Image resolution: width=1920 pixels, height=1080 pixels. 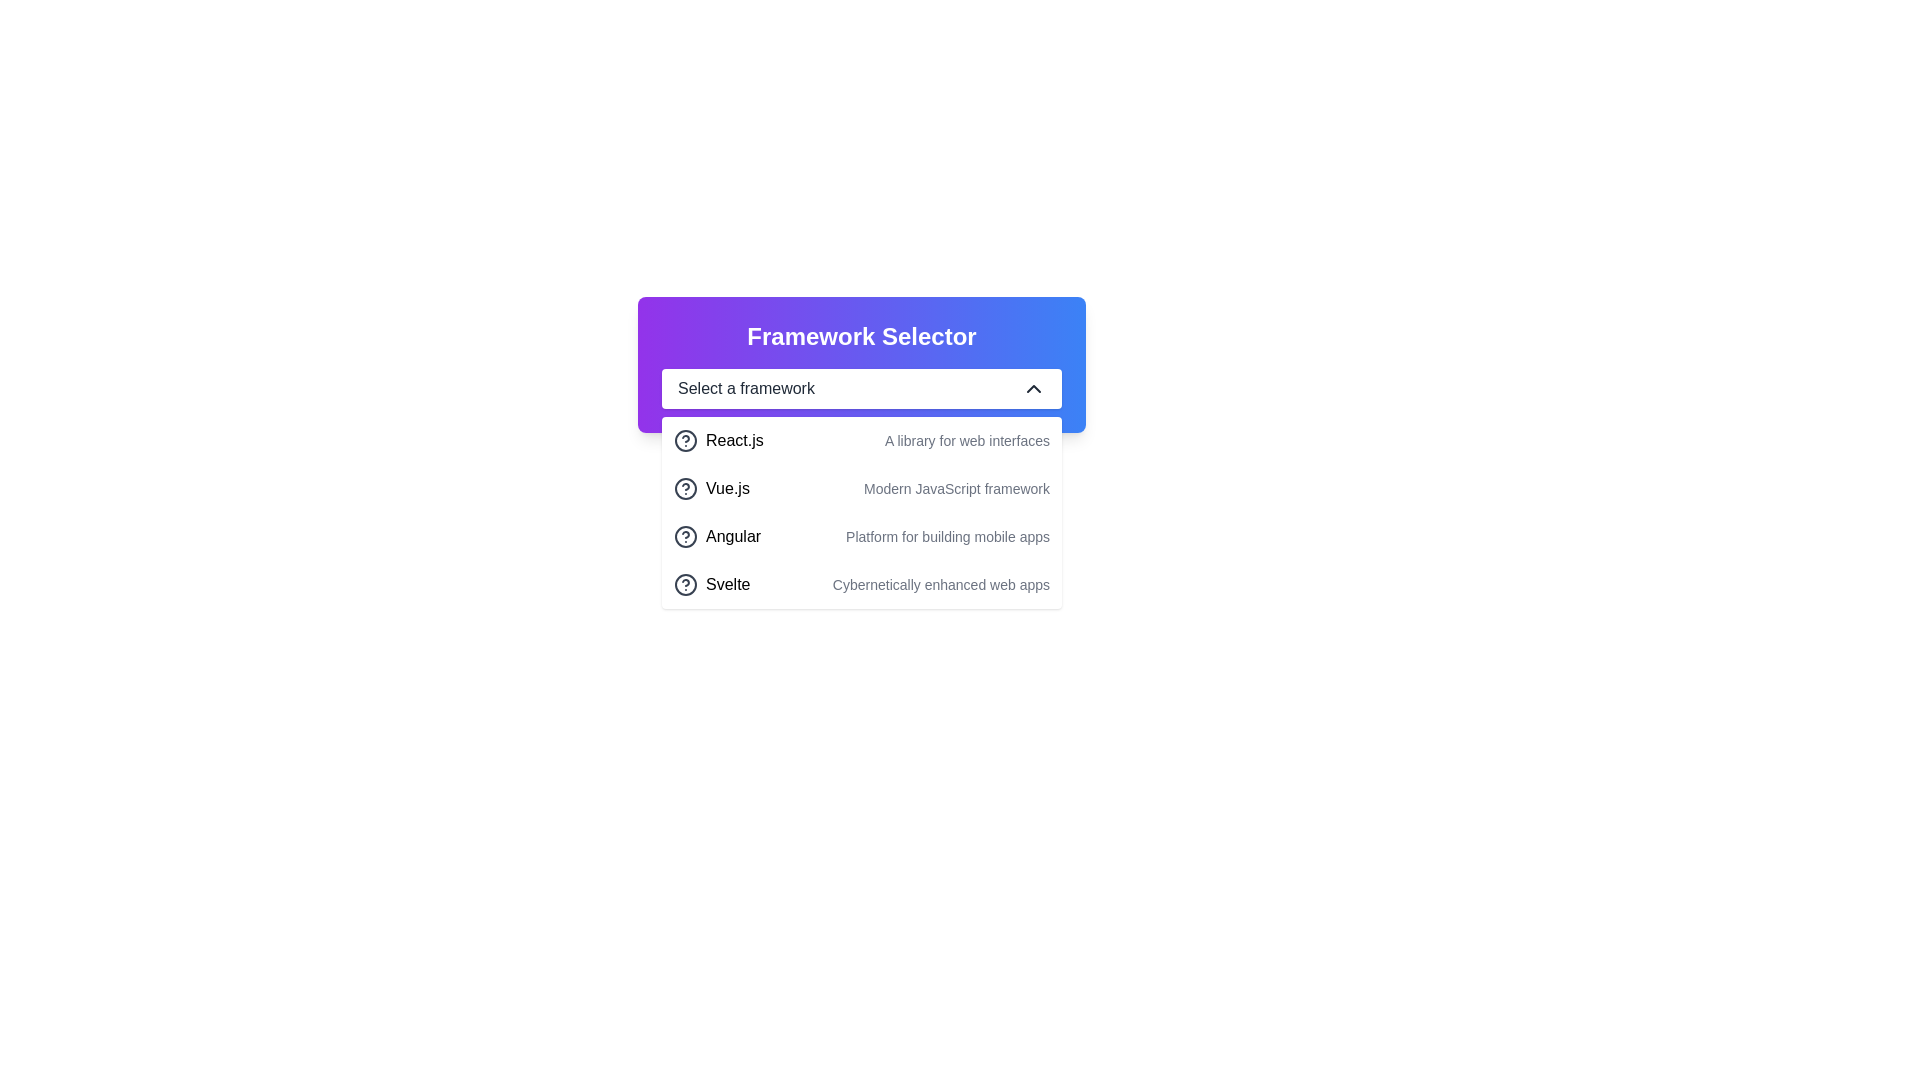 What do you see at coordinates (862, 389) in the screenshot?
I see `the dropdown menu labeled 'Select a framework' for keyboard navigation` at bounding box center [862, 389].